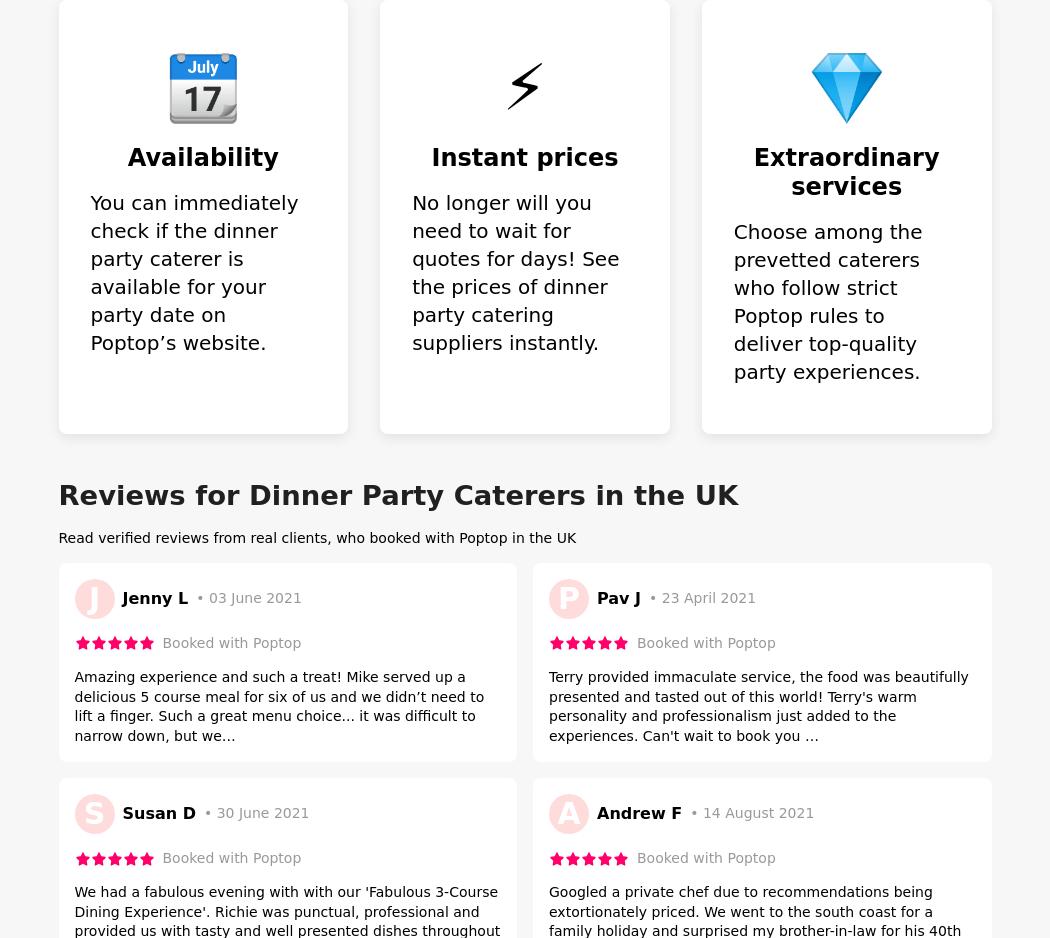 This screenshot has height=938, width=1050. Describe the element at coordinates (255, 812) in the screenshot. I see `'• 30 June 2021'` at that location.